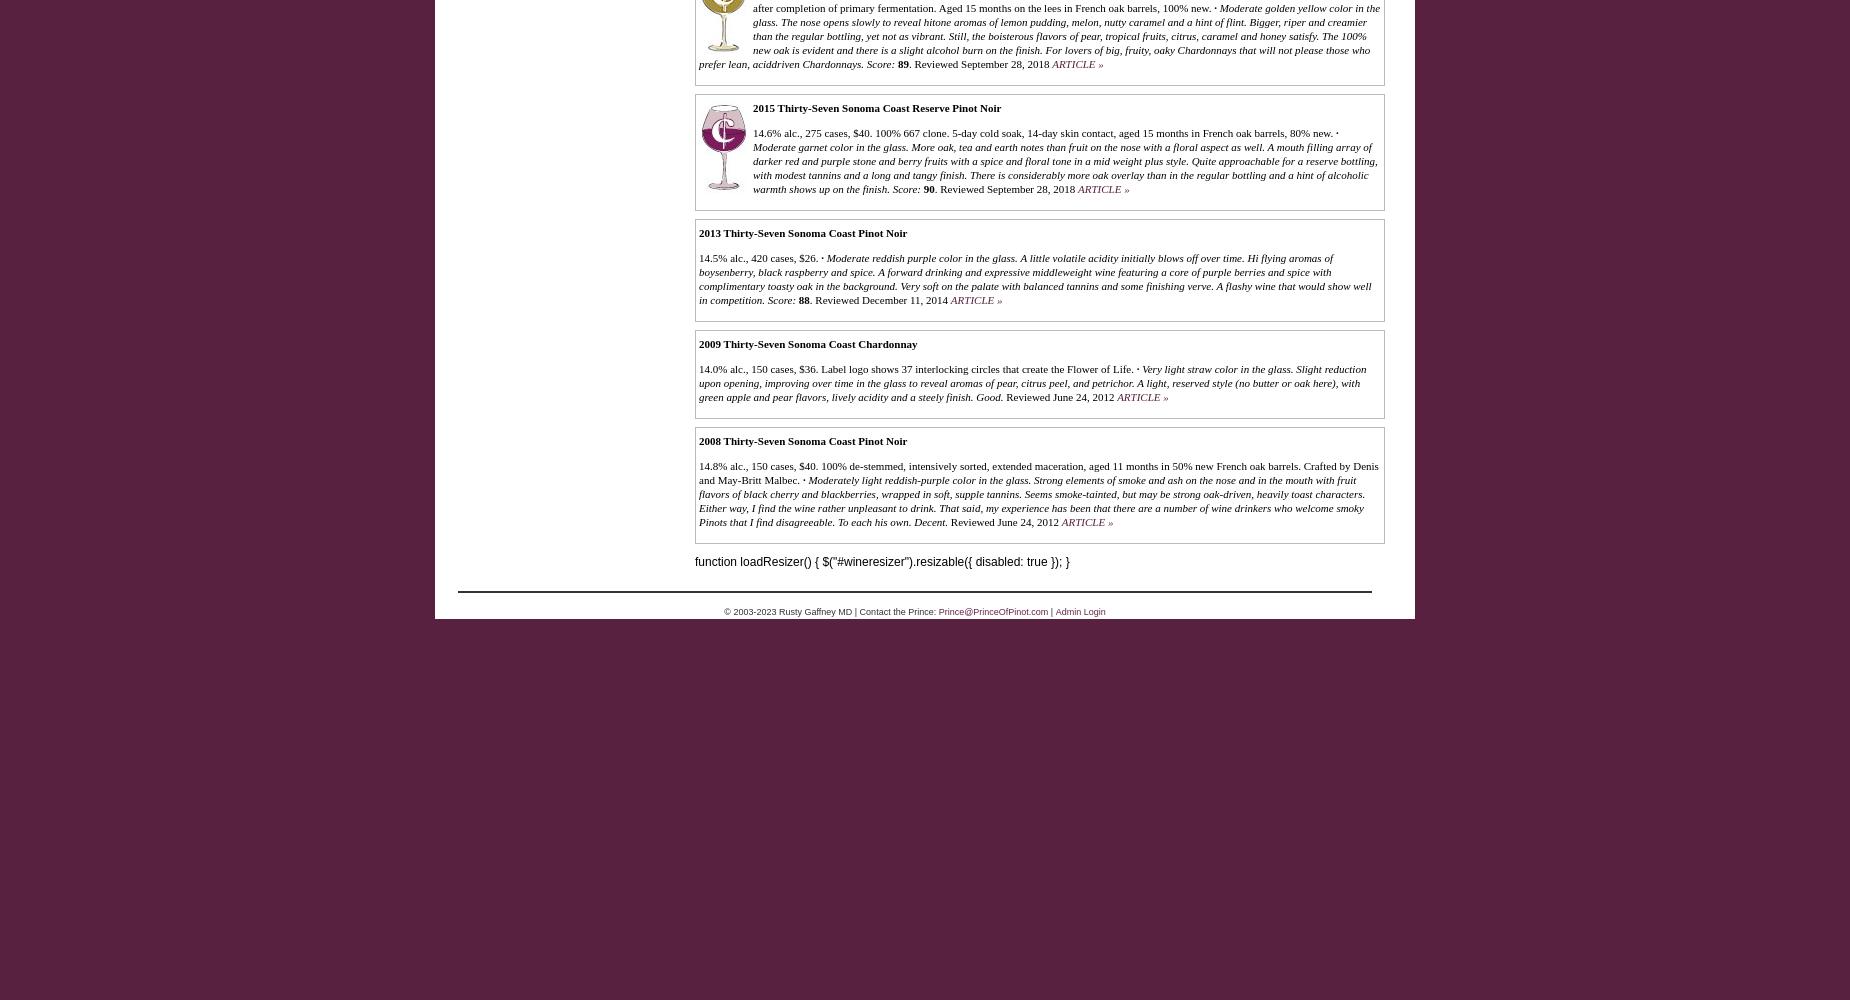  Describe the element at coordinates (831, 610) in the screenshot. I see `'© 2003-2023 Rusty Gaffney MD | Contact the Prince:'` at that location.